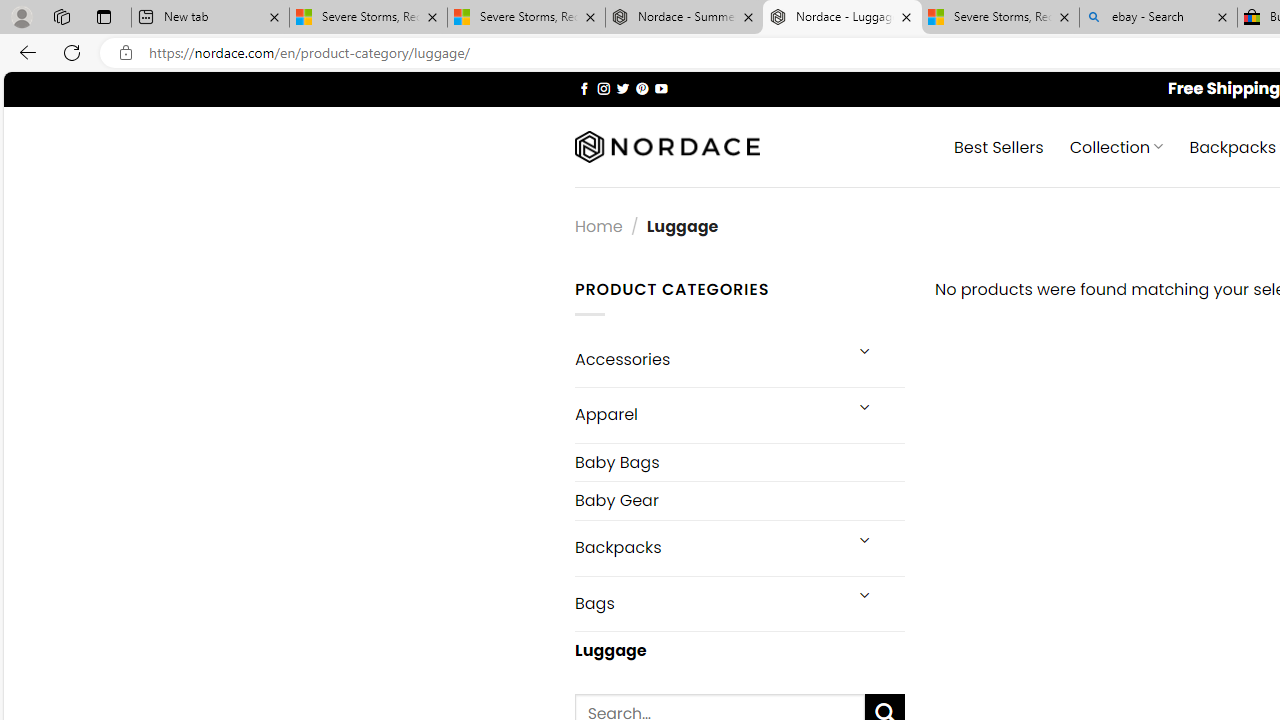 This screenshot has width=1280, height=720. Describe the element at coordinates (999, 145) in the screenshot. I see `'  Best Sellers'` at that location.